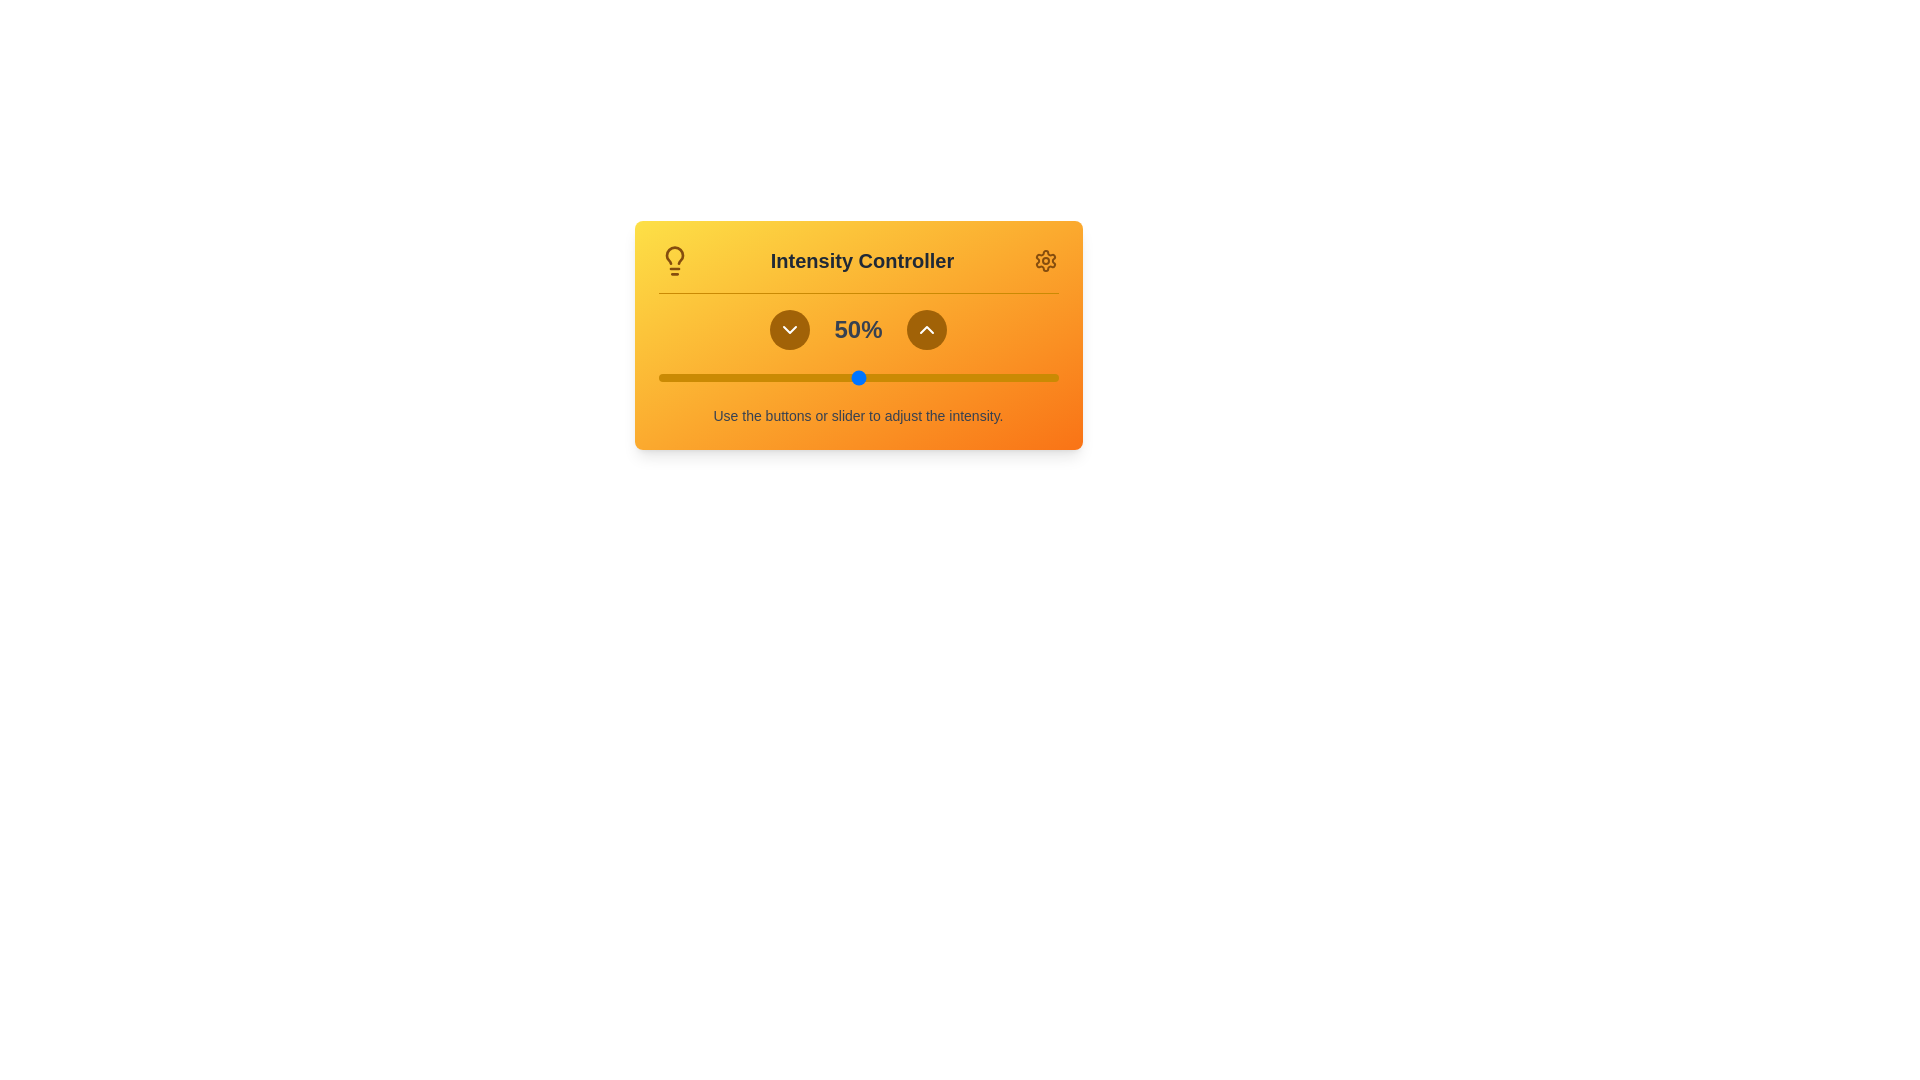  I want to click on the intensity, so click(674, 378).